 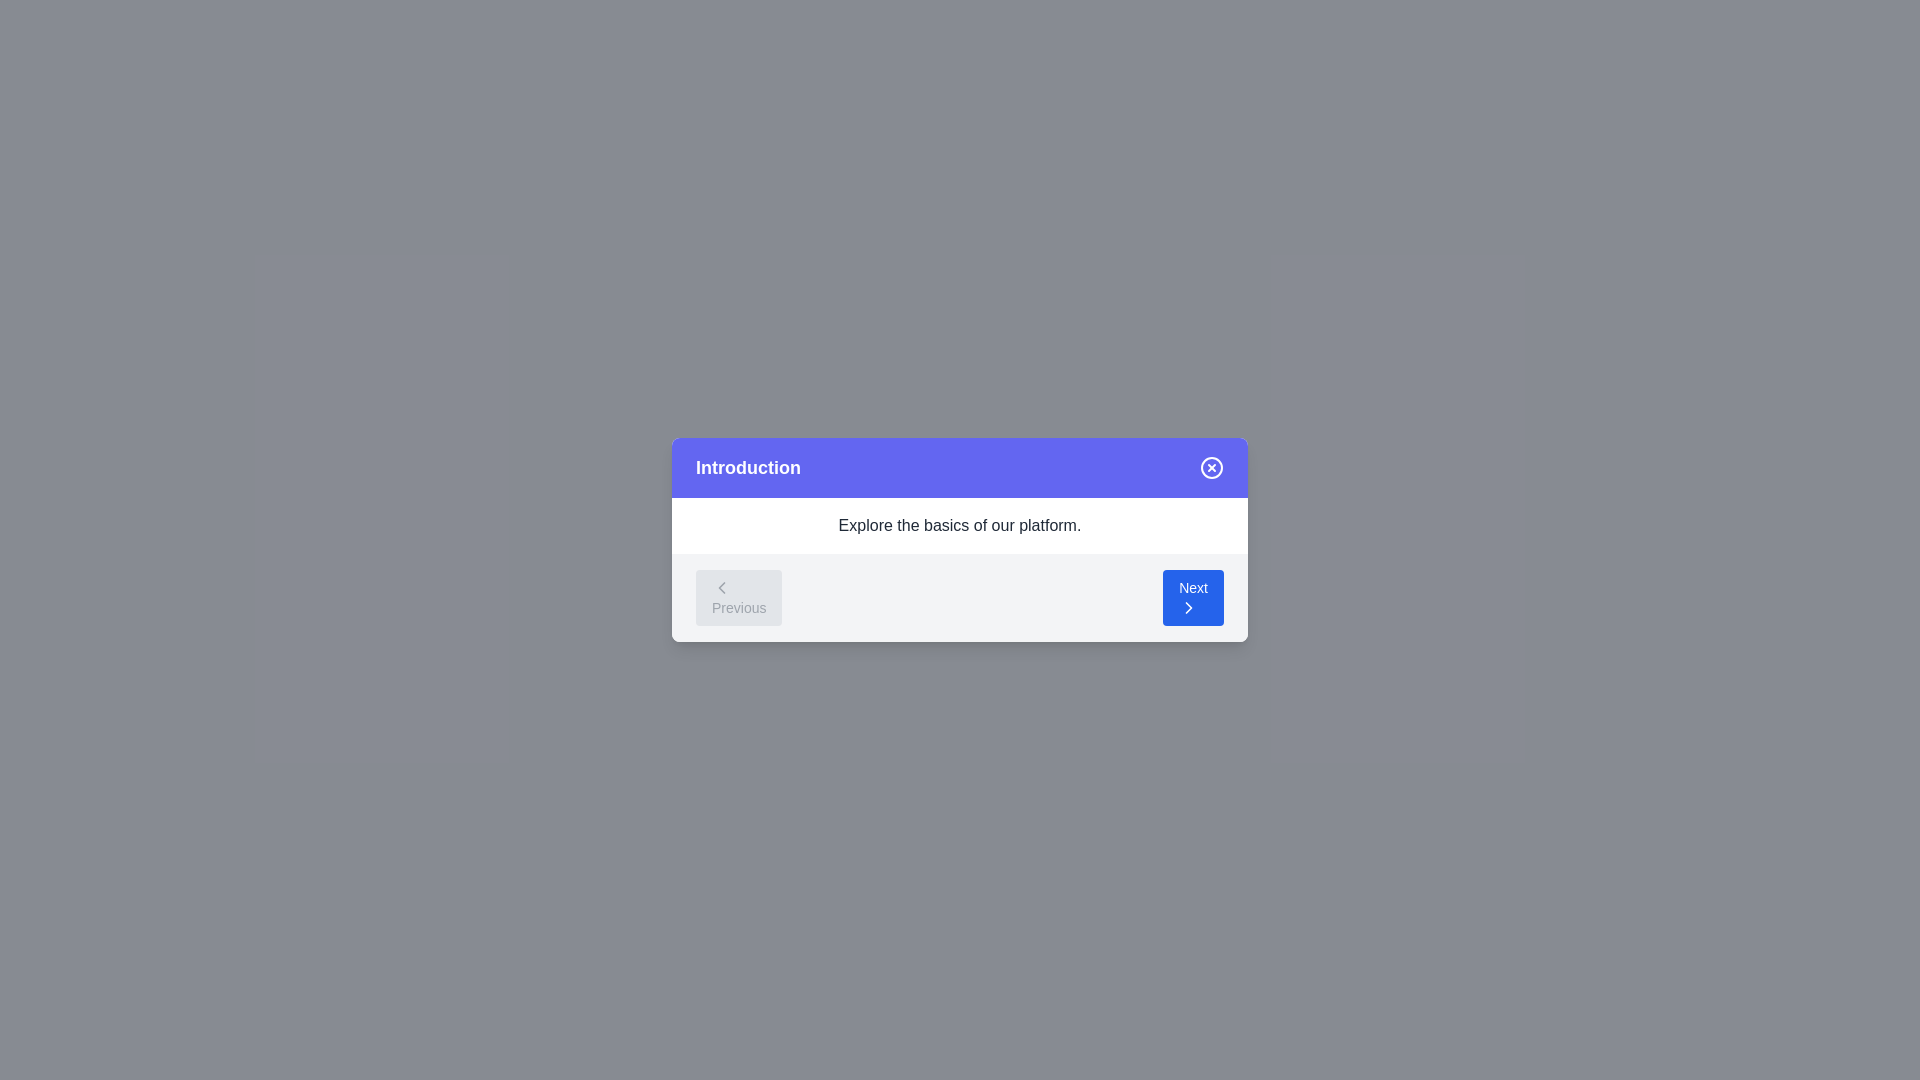 What do you see at coordinates (738, 596) in the screenshot?
I see `the disabled 'Previous' button located in the footer of the modal dialog box, which is the leftmost button next to the 'Next' button` at bounding box center [738, 596].